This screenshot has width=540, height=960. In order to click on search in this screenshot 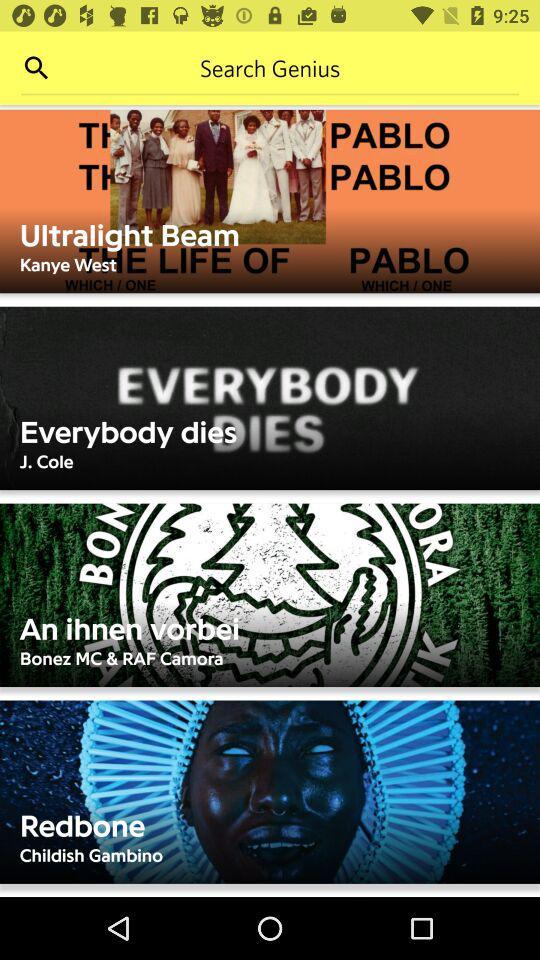, I will do `click(36, 68)`.